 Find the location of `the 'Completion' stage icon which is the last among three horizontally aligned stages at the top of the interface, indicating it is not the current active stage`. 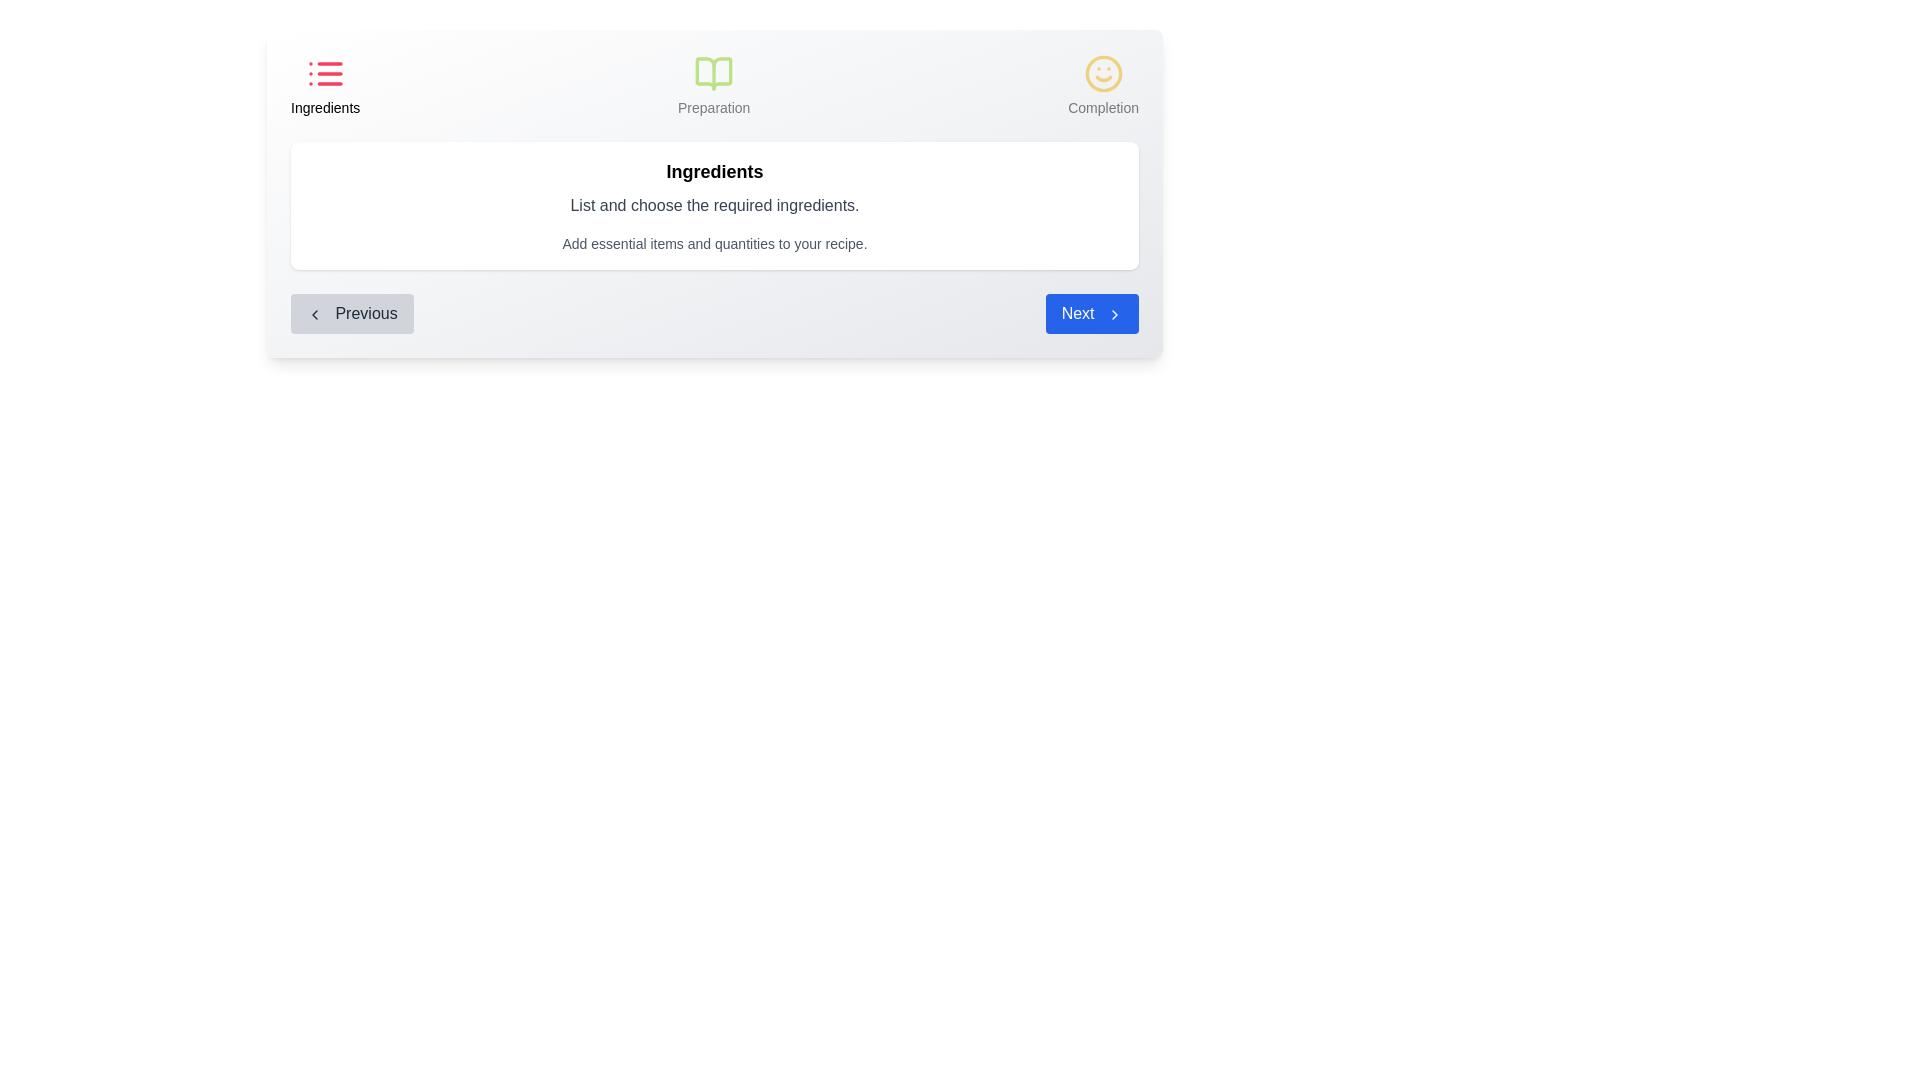

the 'Completion' stage icon which is the last among three horizontally aligned stages at the top of the interface, indicating it is not the current active stage is located at coordinates (1102, 84).